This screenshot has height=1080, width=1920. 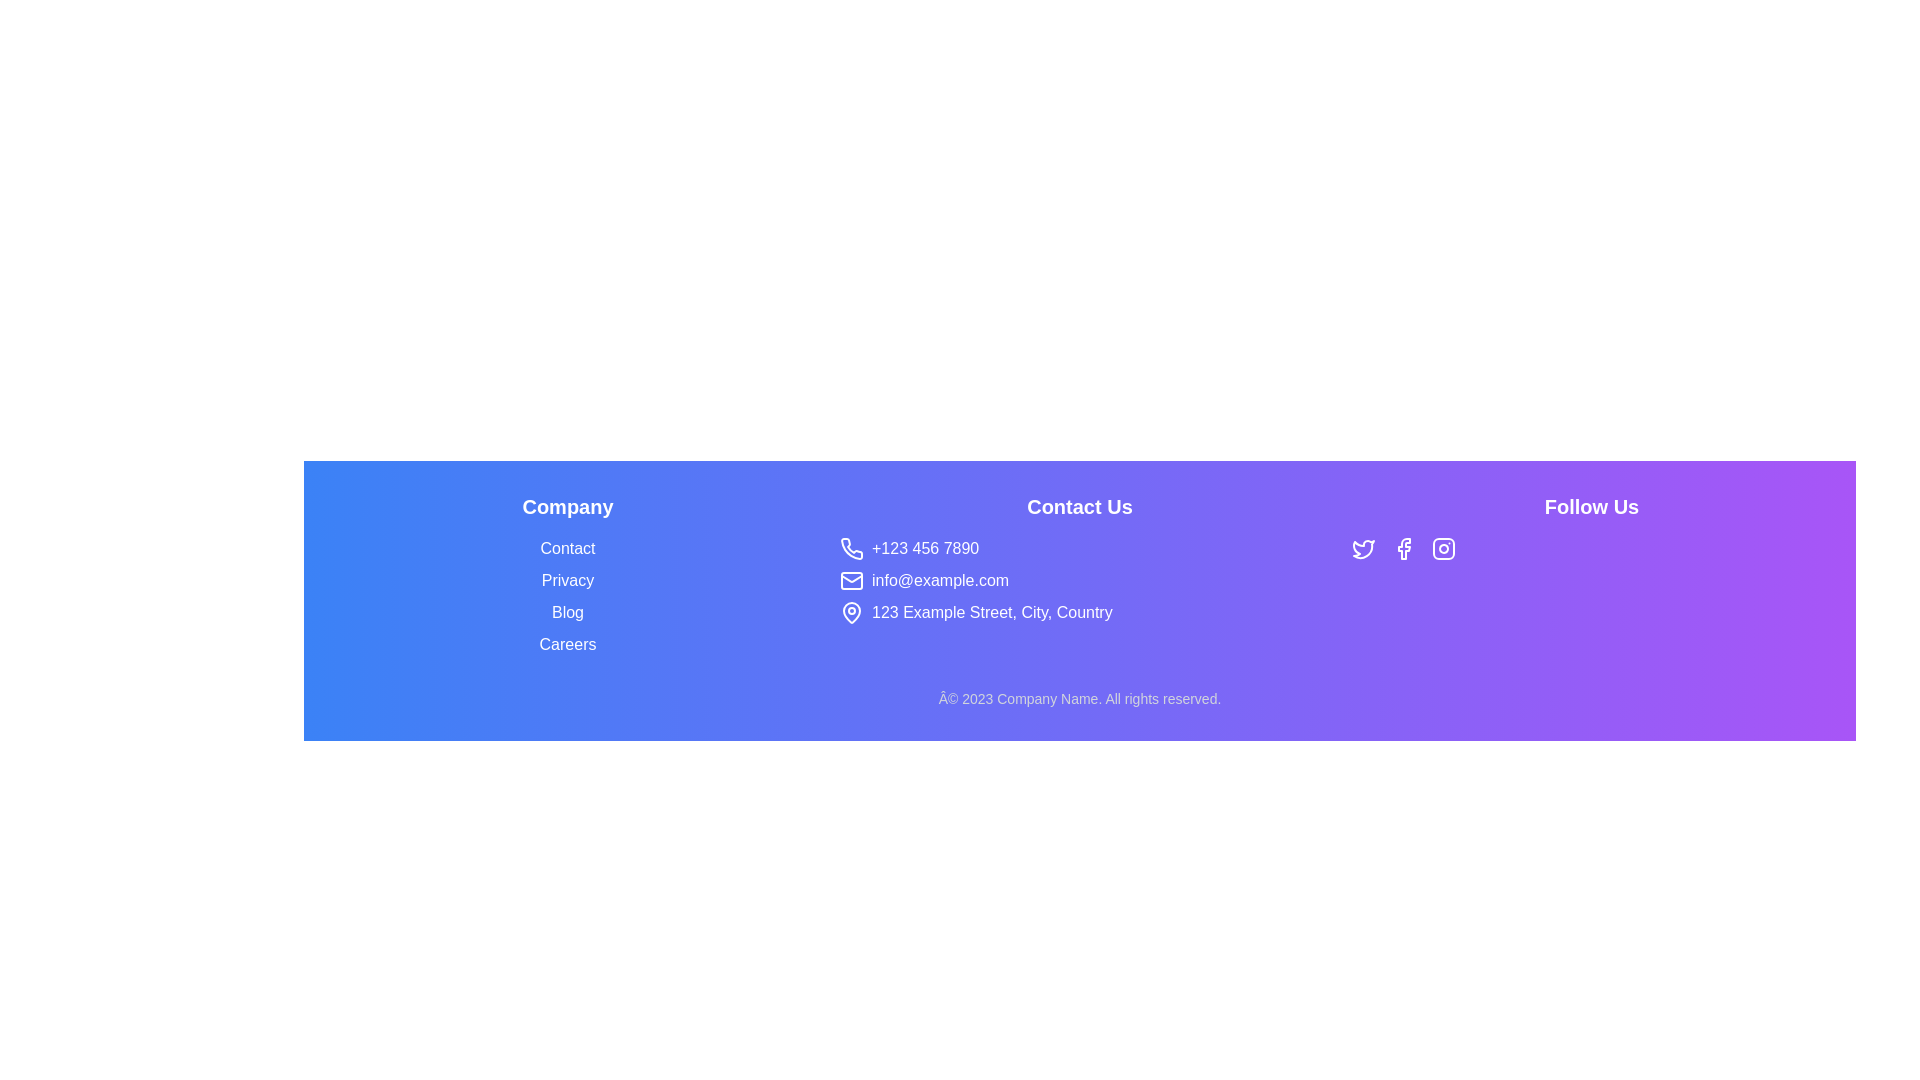 What do you see at coordinates (1362, 548) in the screenshot?
I see `the leftmost Twitter icon in the 'Follow Us' section of the footer` at bounding box center [1362, 548].